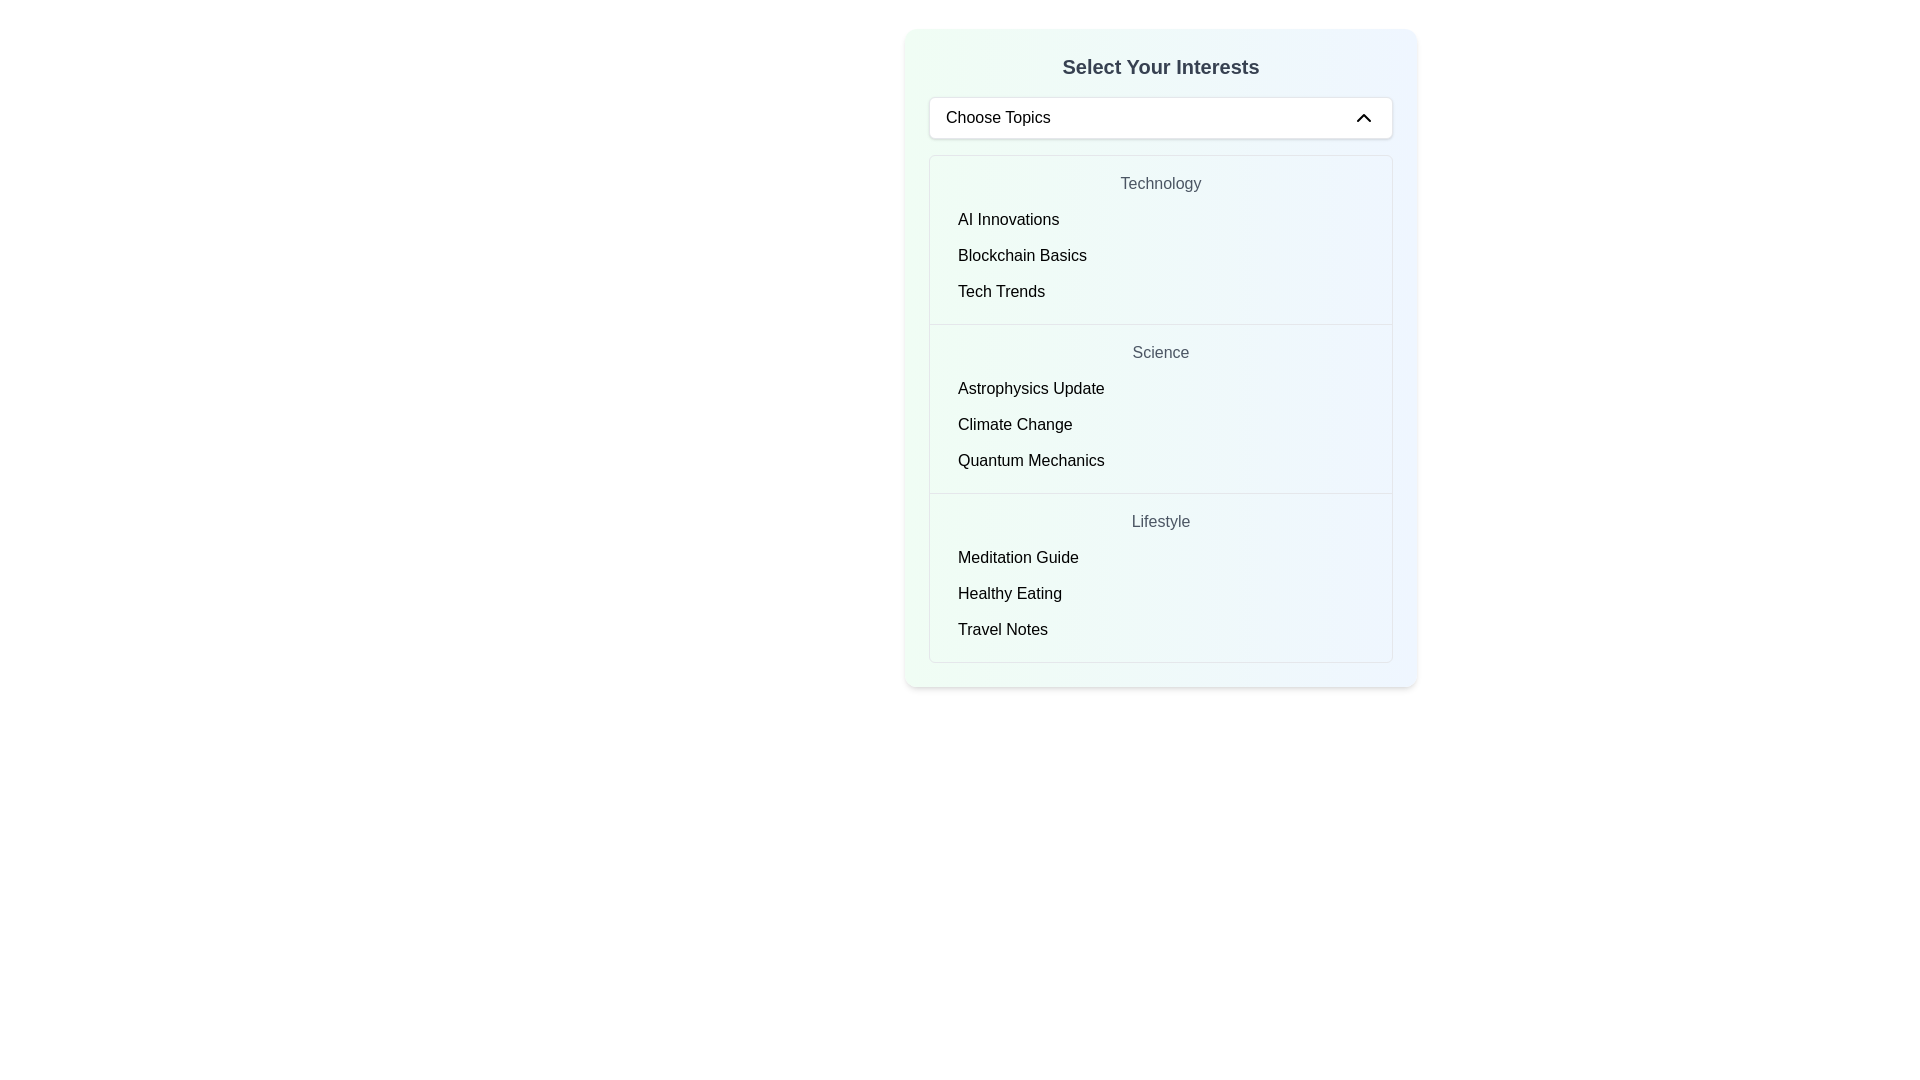 This screenshot has width=1920, height=1080. What do you see at coordinates (1161, 407) in the screenshot?
I see `the 'Climate Change' option within the 'Science' category list, which is the second category listed in the interface` at bounding box center [1161, 407].